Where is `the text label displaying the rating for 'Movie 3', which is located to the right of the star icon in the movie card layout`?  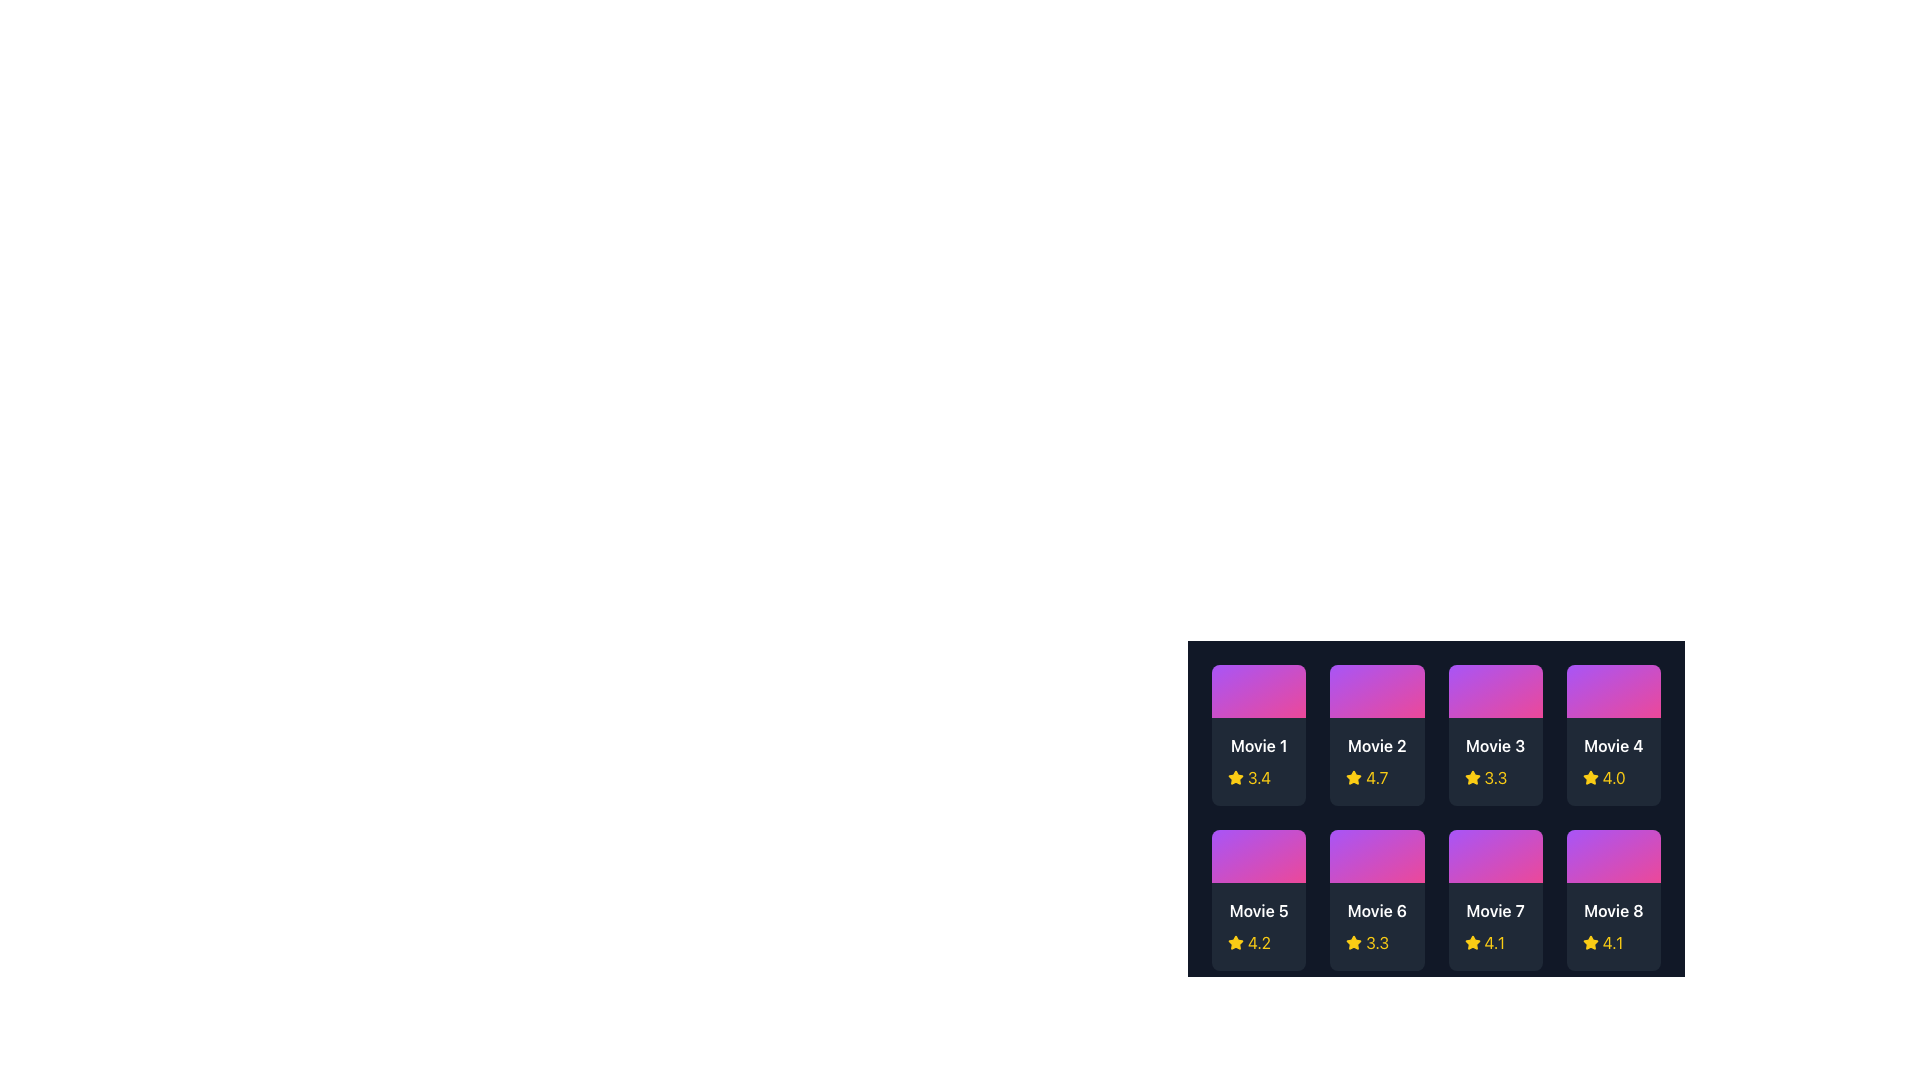 the text label displaying the rating for 'Movie 3', which is located to the right of the star icon in the movie card layout is located at coordinates (1495, 777).